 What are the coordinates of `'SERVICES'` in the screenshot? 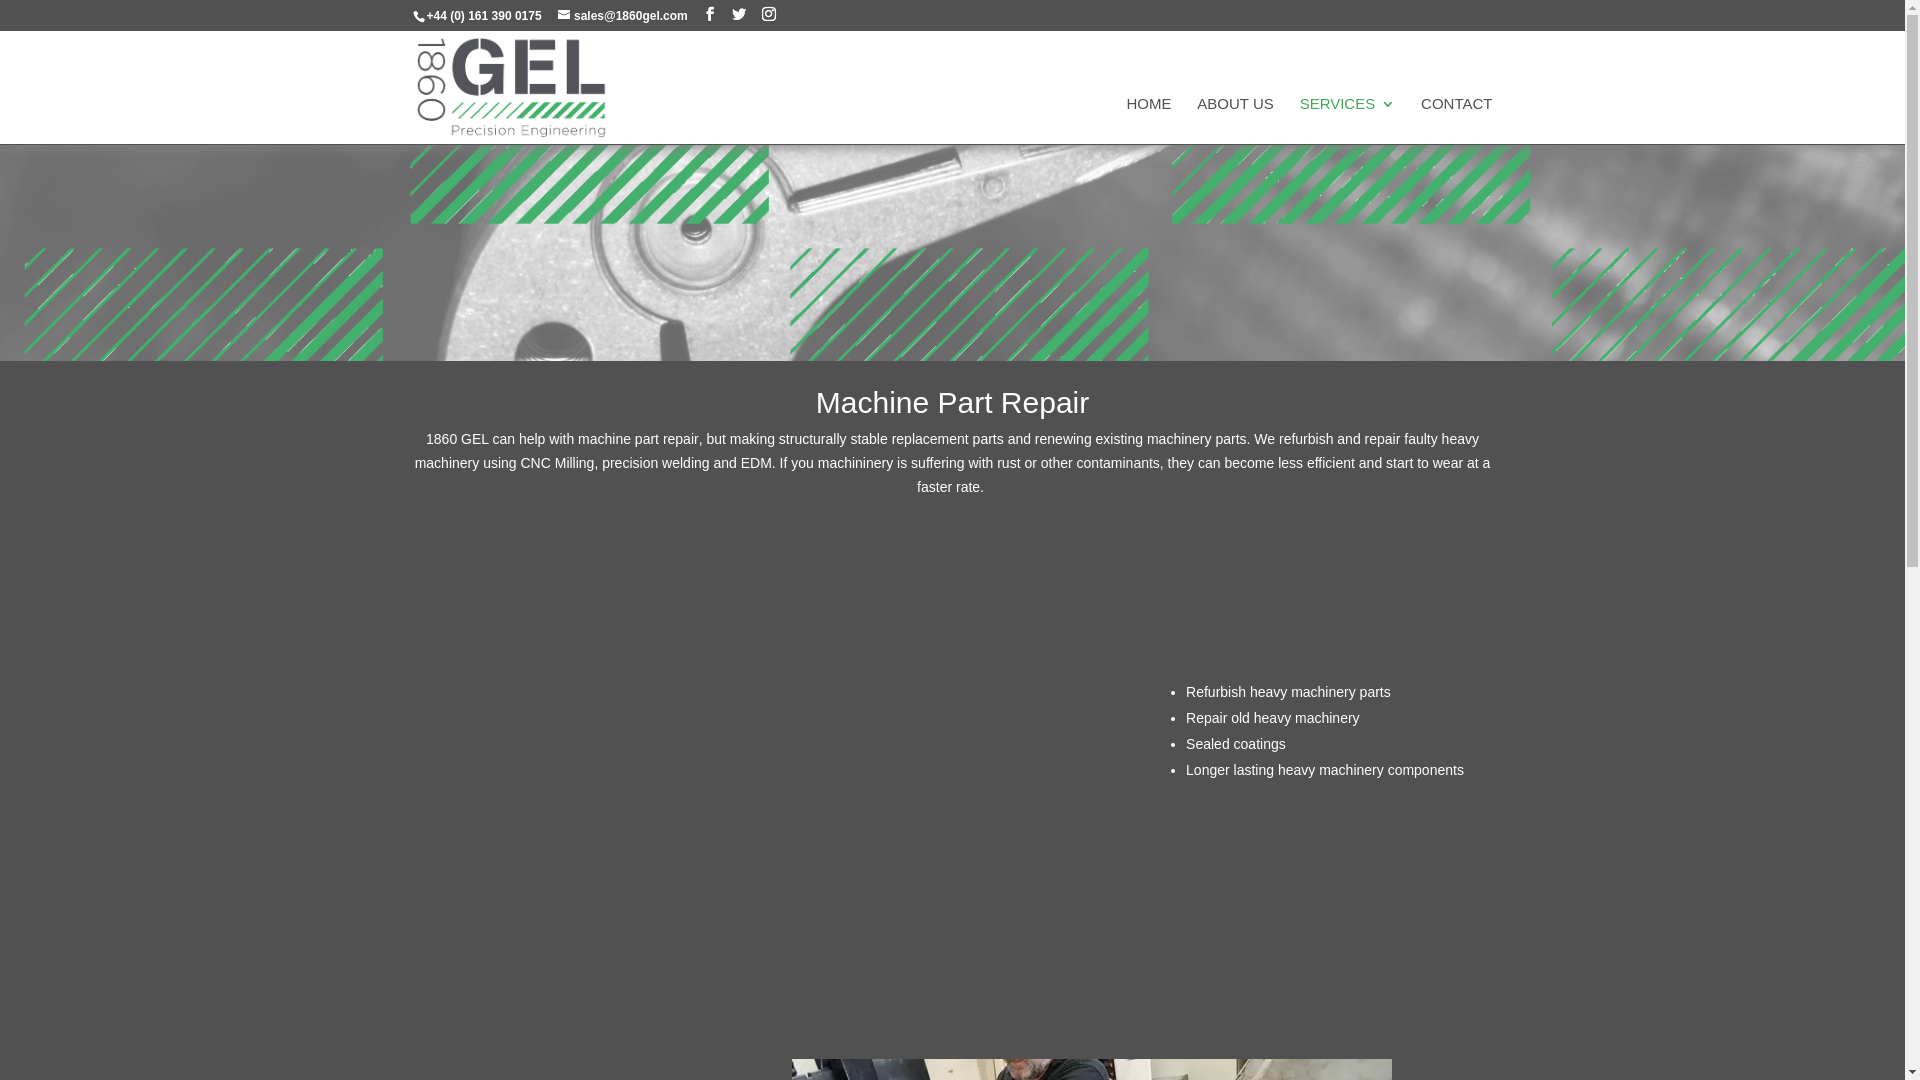 It's located at (1300, 120).